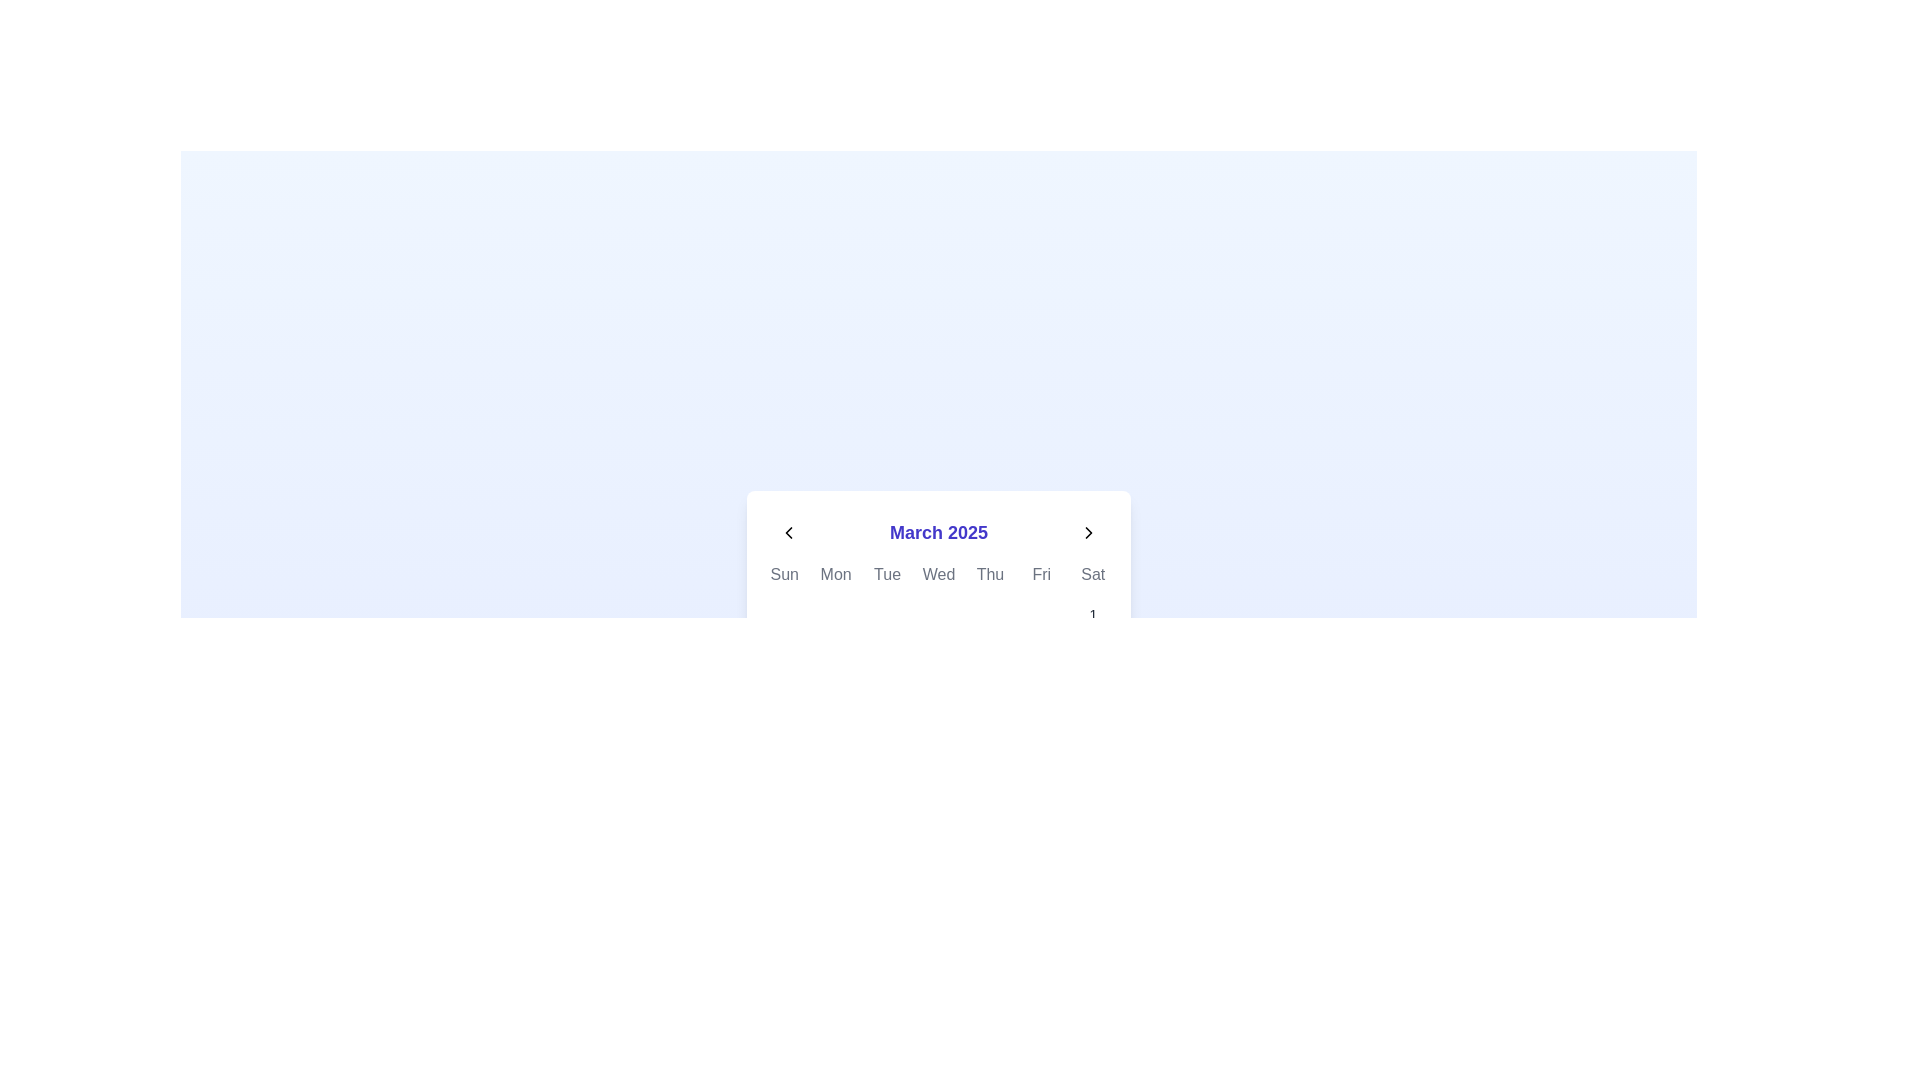  What do you see at coordinates (783, 574) in the screenshot?
I see `the static label indicating the first day of the week in the calendar grid, located at the top-left corner of the grid structure` at bounding box center [783, 574].